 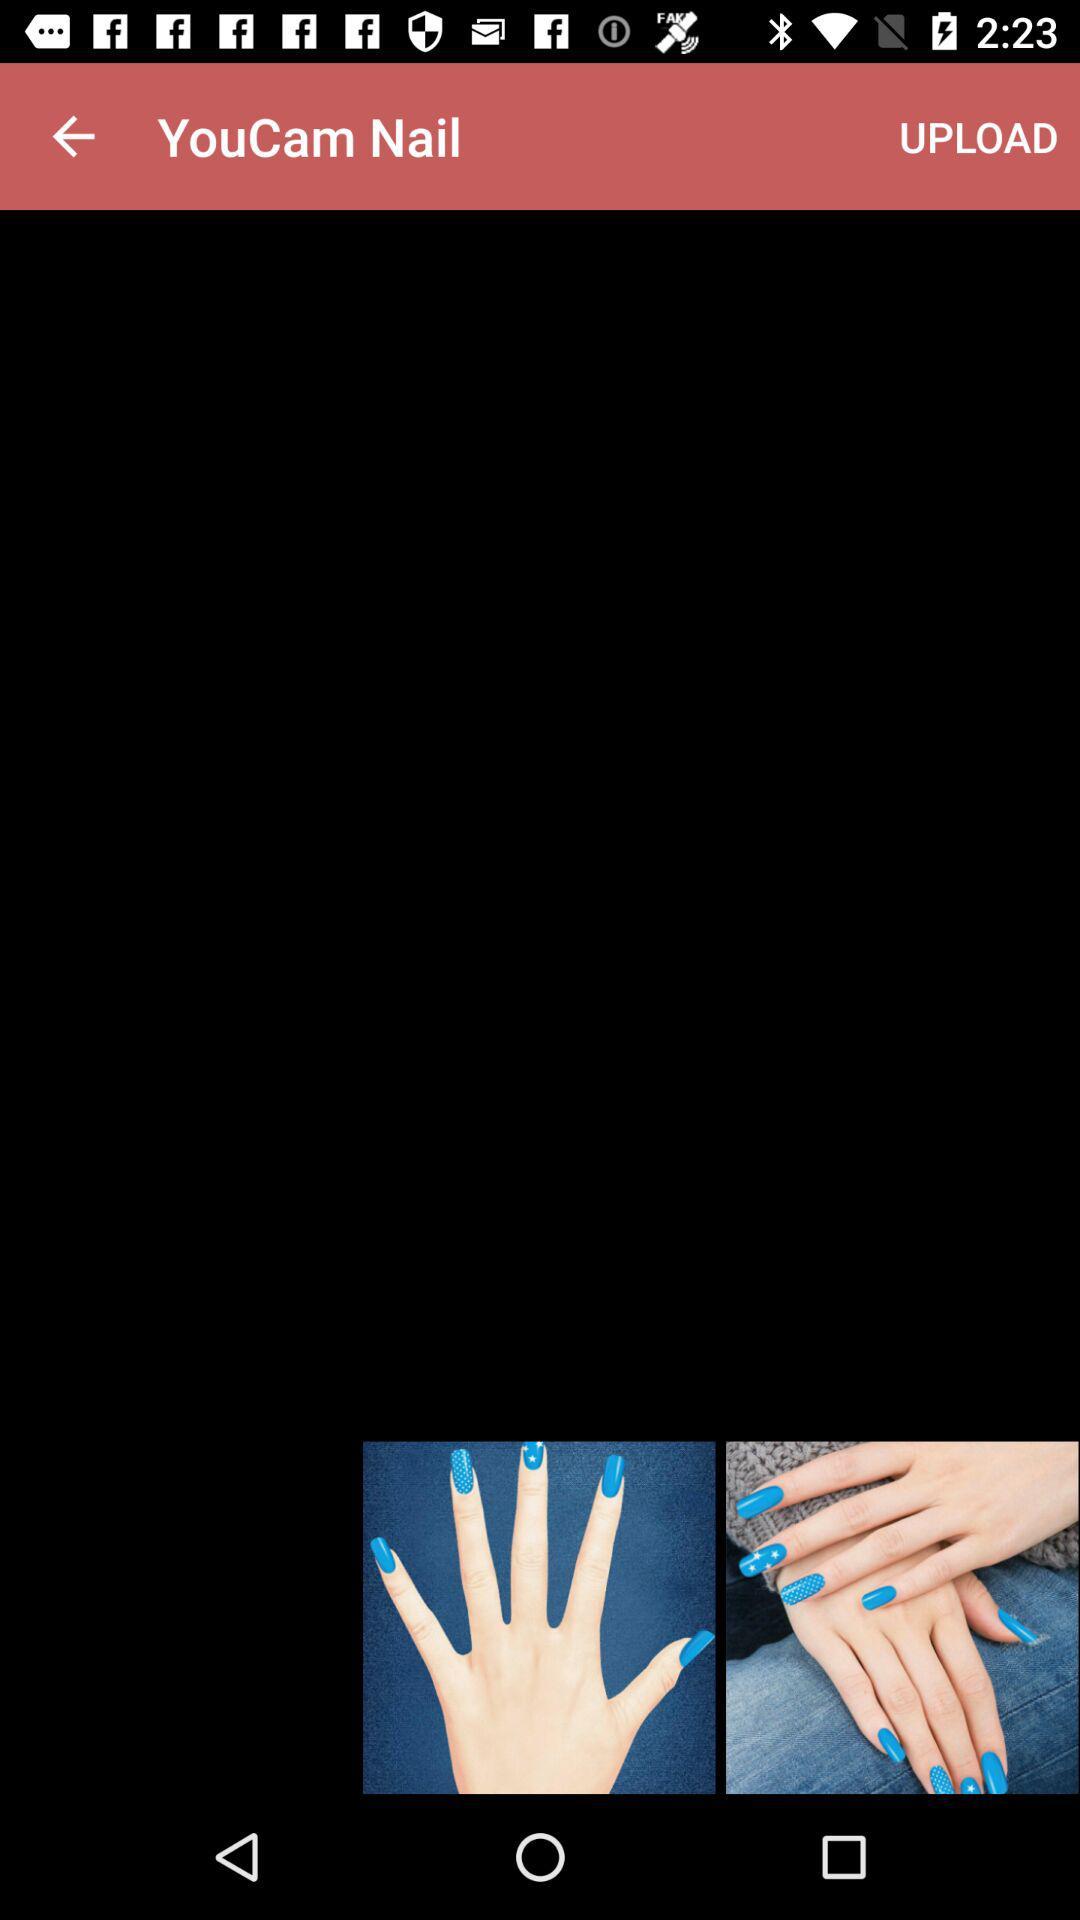 I want to click on photo, so click(x=538, y=1617).